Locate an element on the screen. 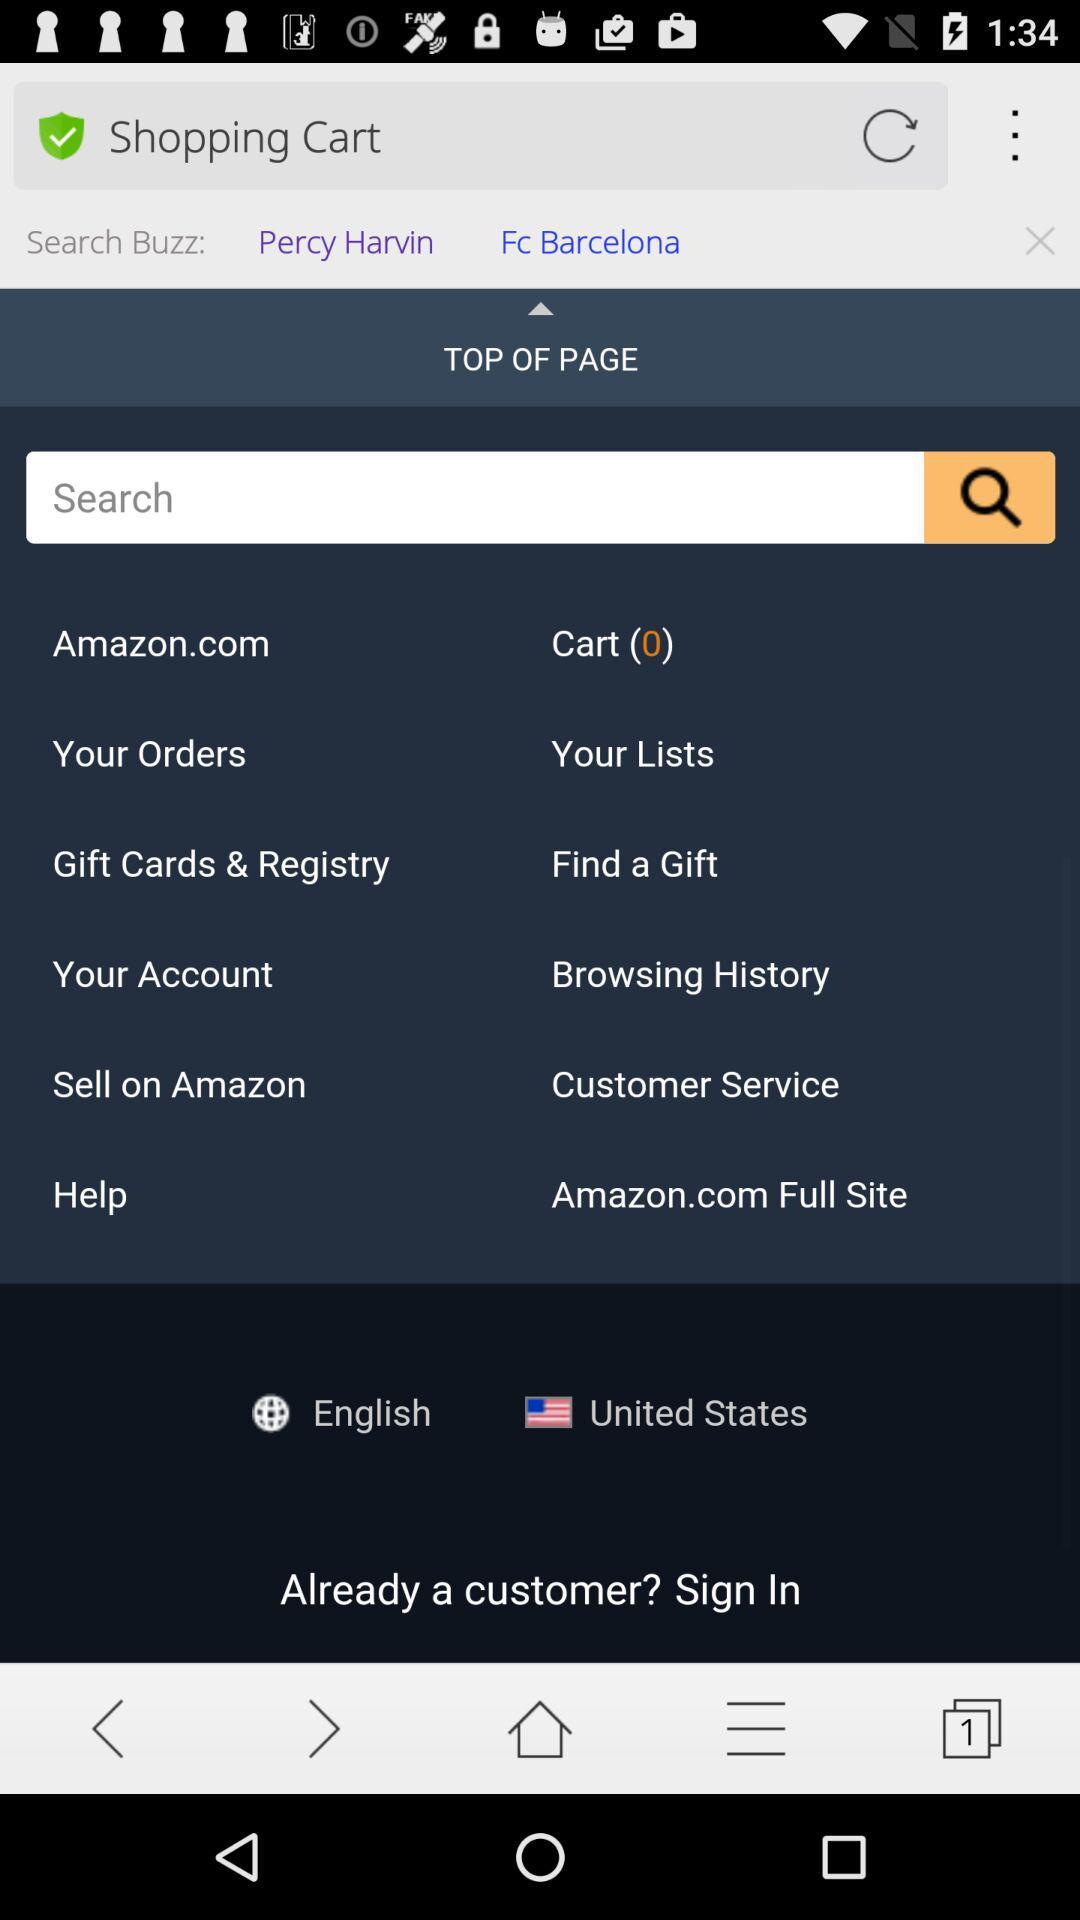 The width and height of the screenshot is (1080, 1920). the refresh icon is located at coordinates (888, 144).